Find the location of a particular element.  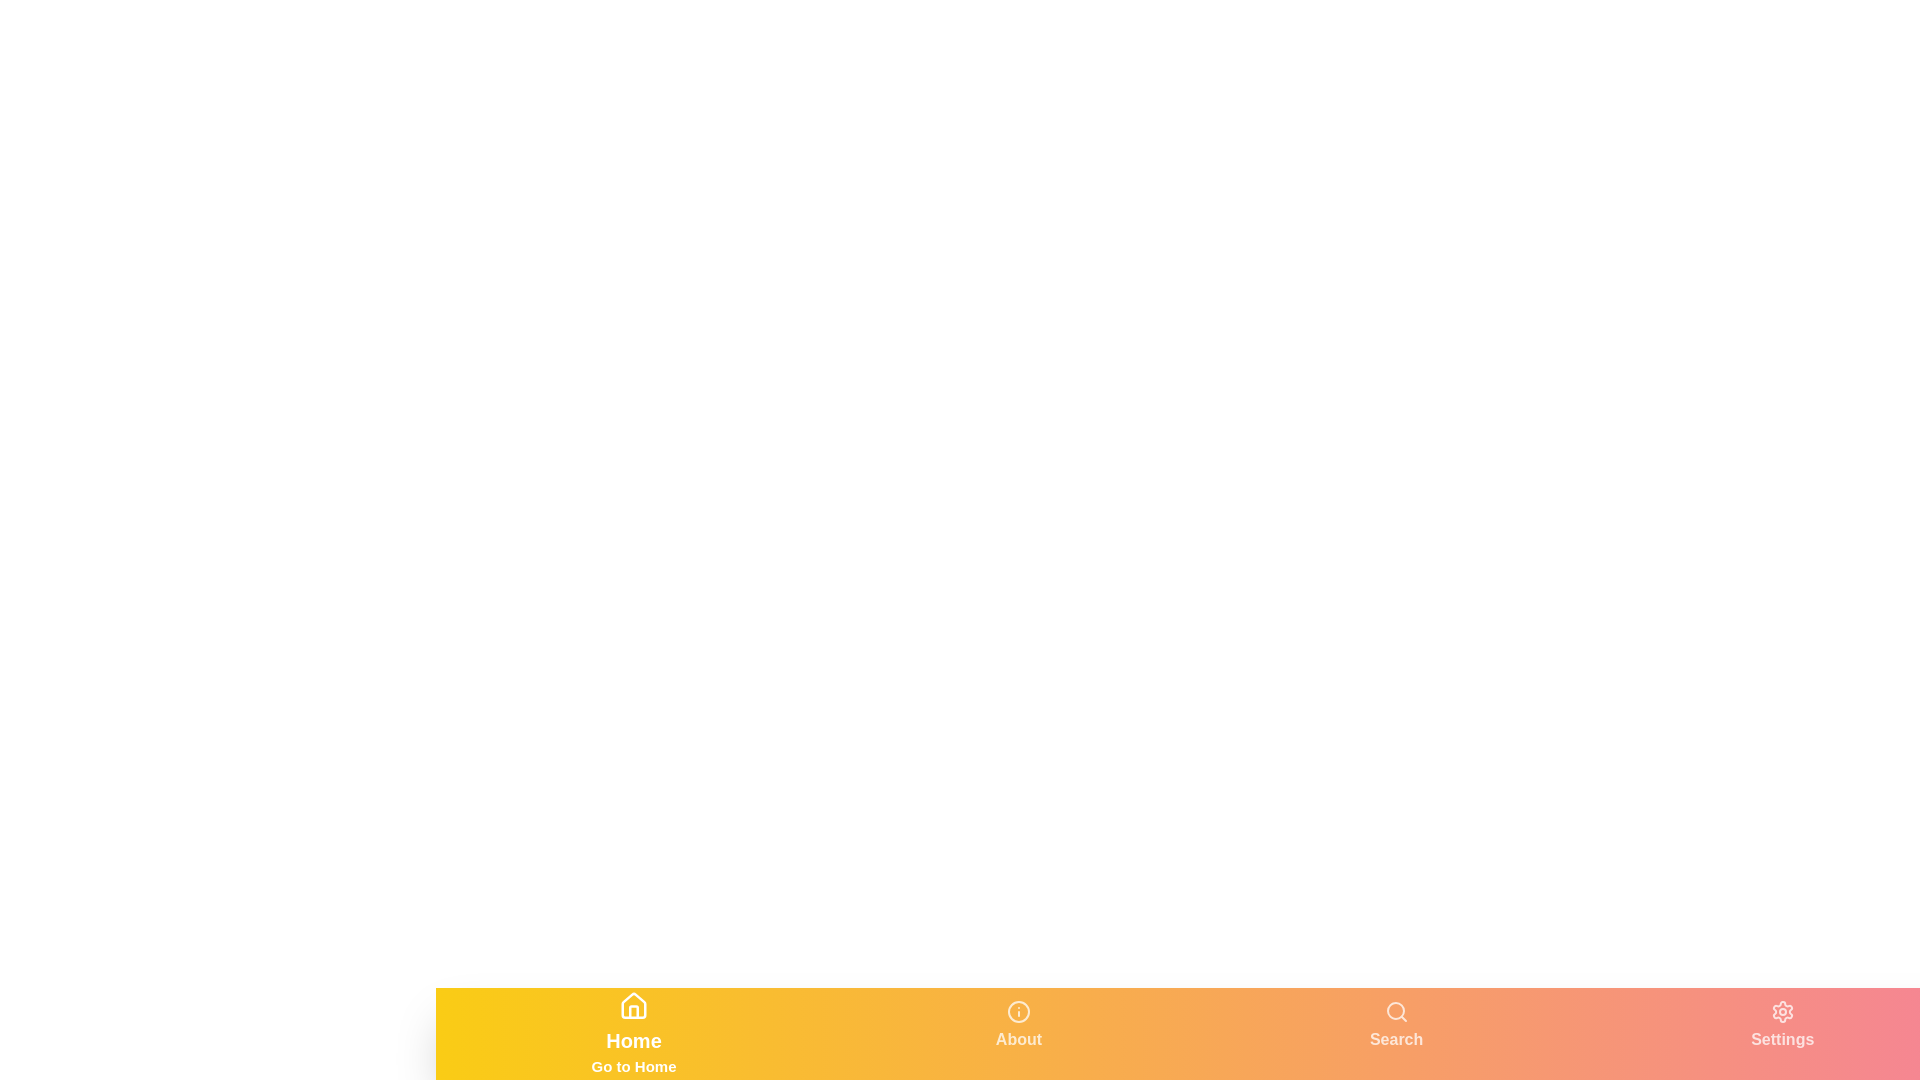

the tab labeled Search to switch to that tab is located at coordinates (1395, 1033).